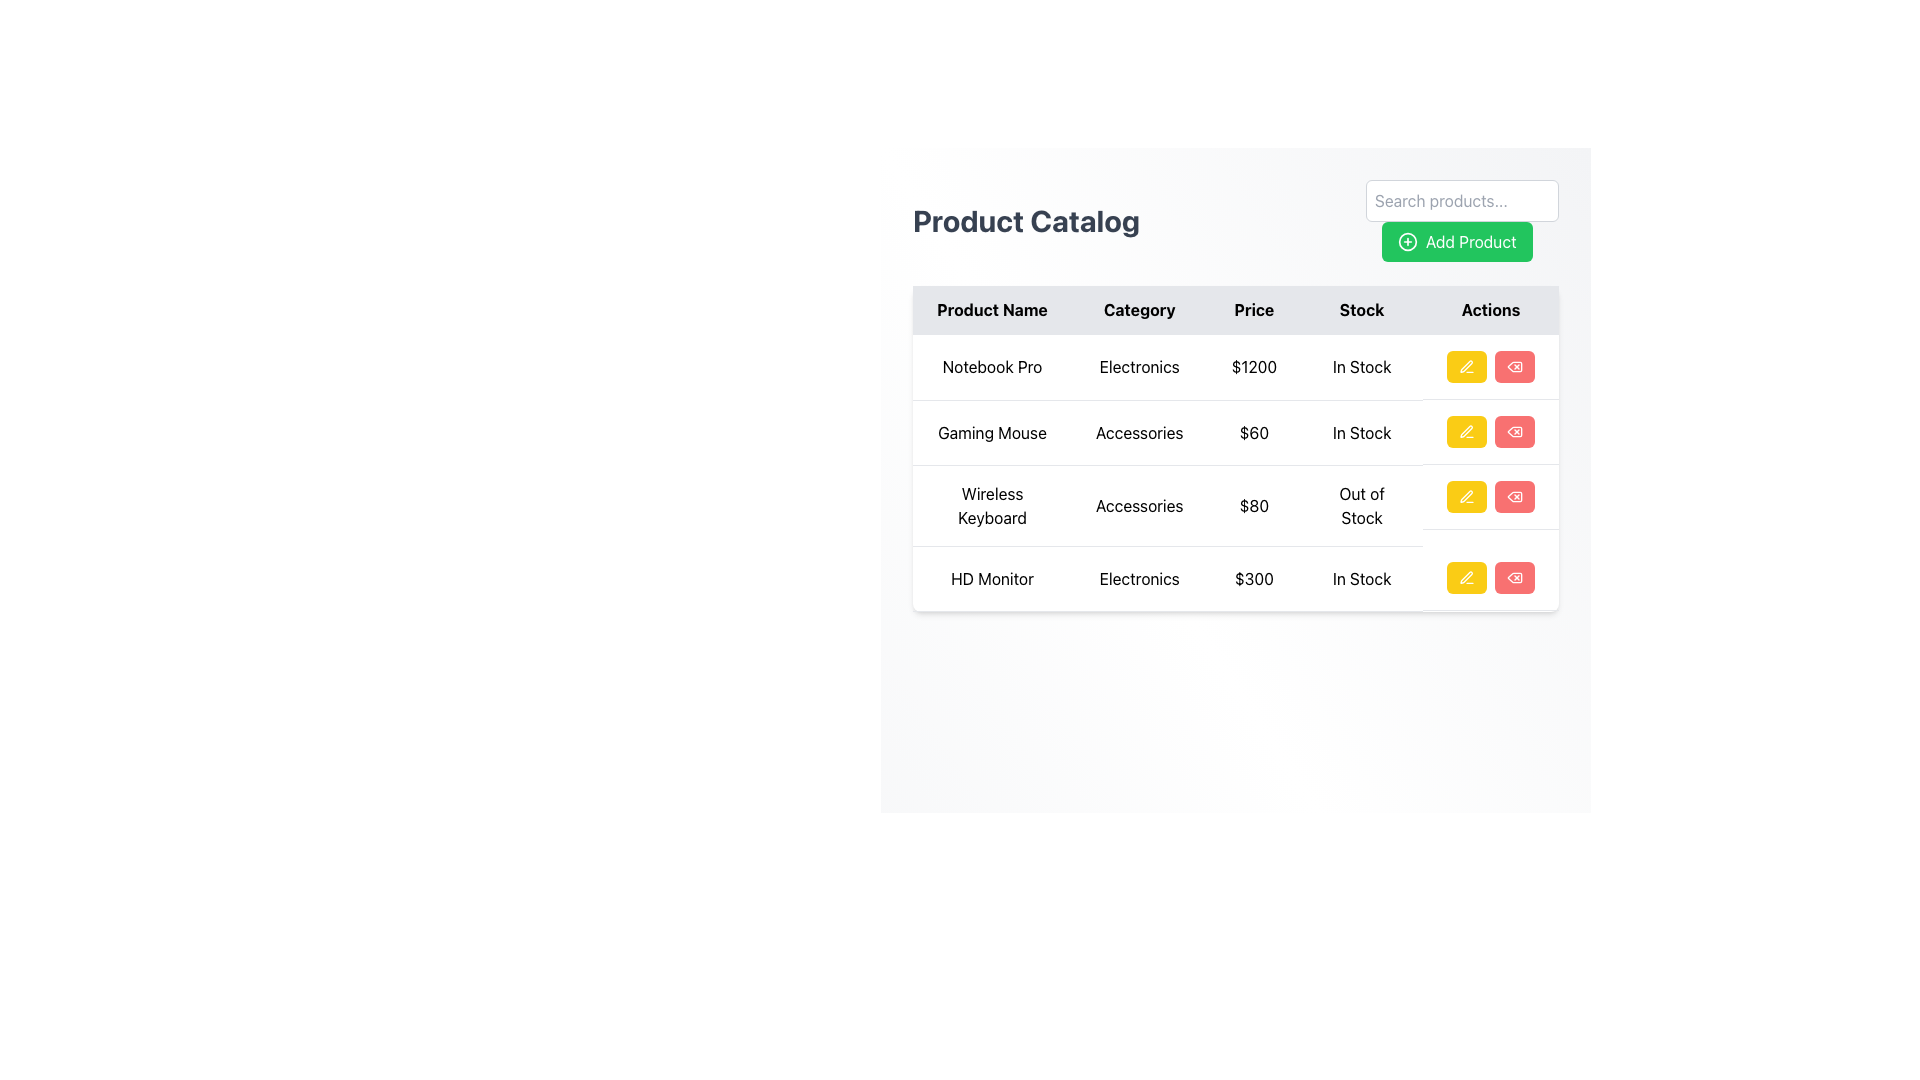 This screenshot has width=1920, height=1080. Describe the element at coordinates (1515, 578) in the screenshot. I see `the red circular button with a white trash bin icon` at that location.